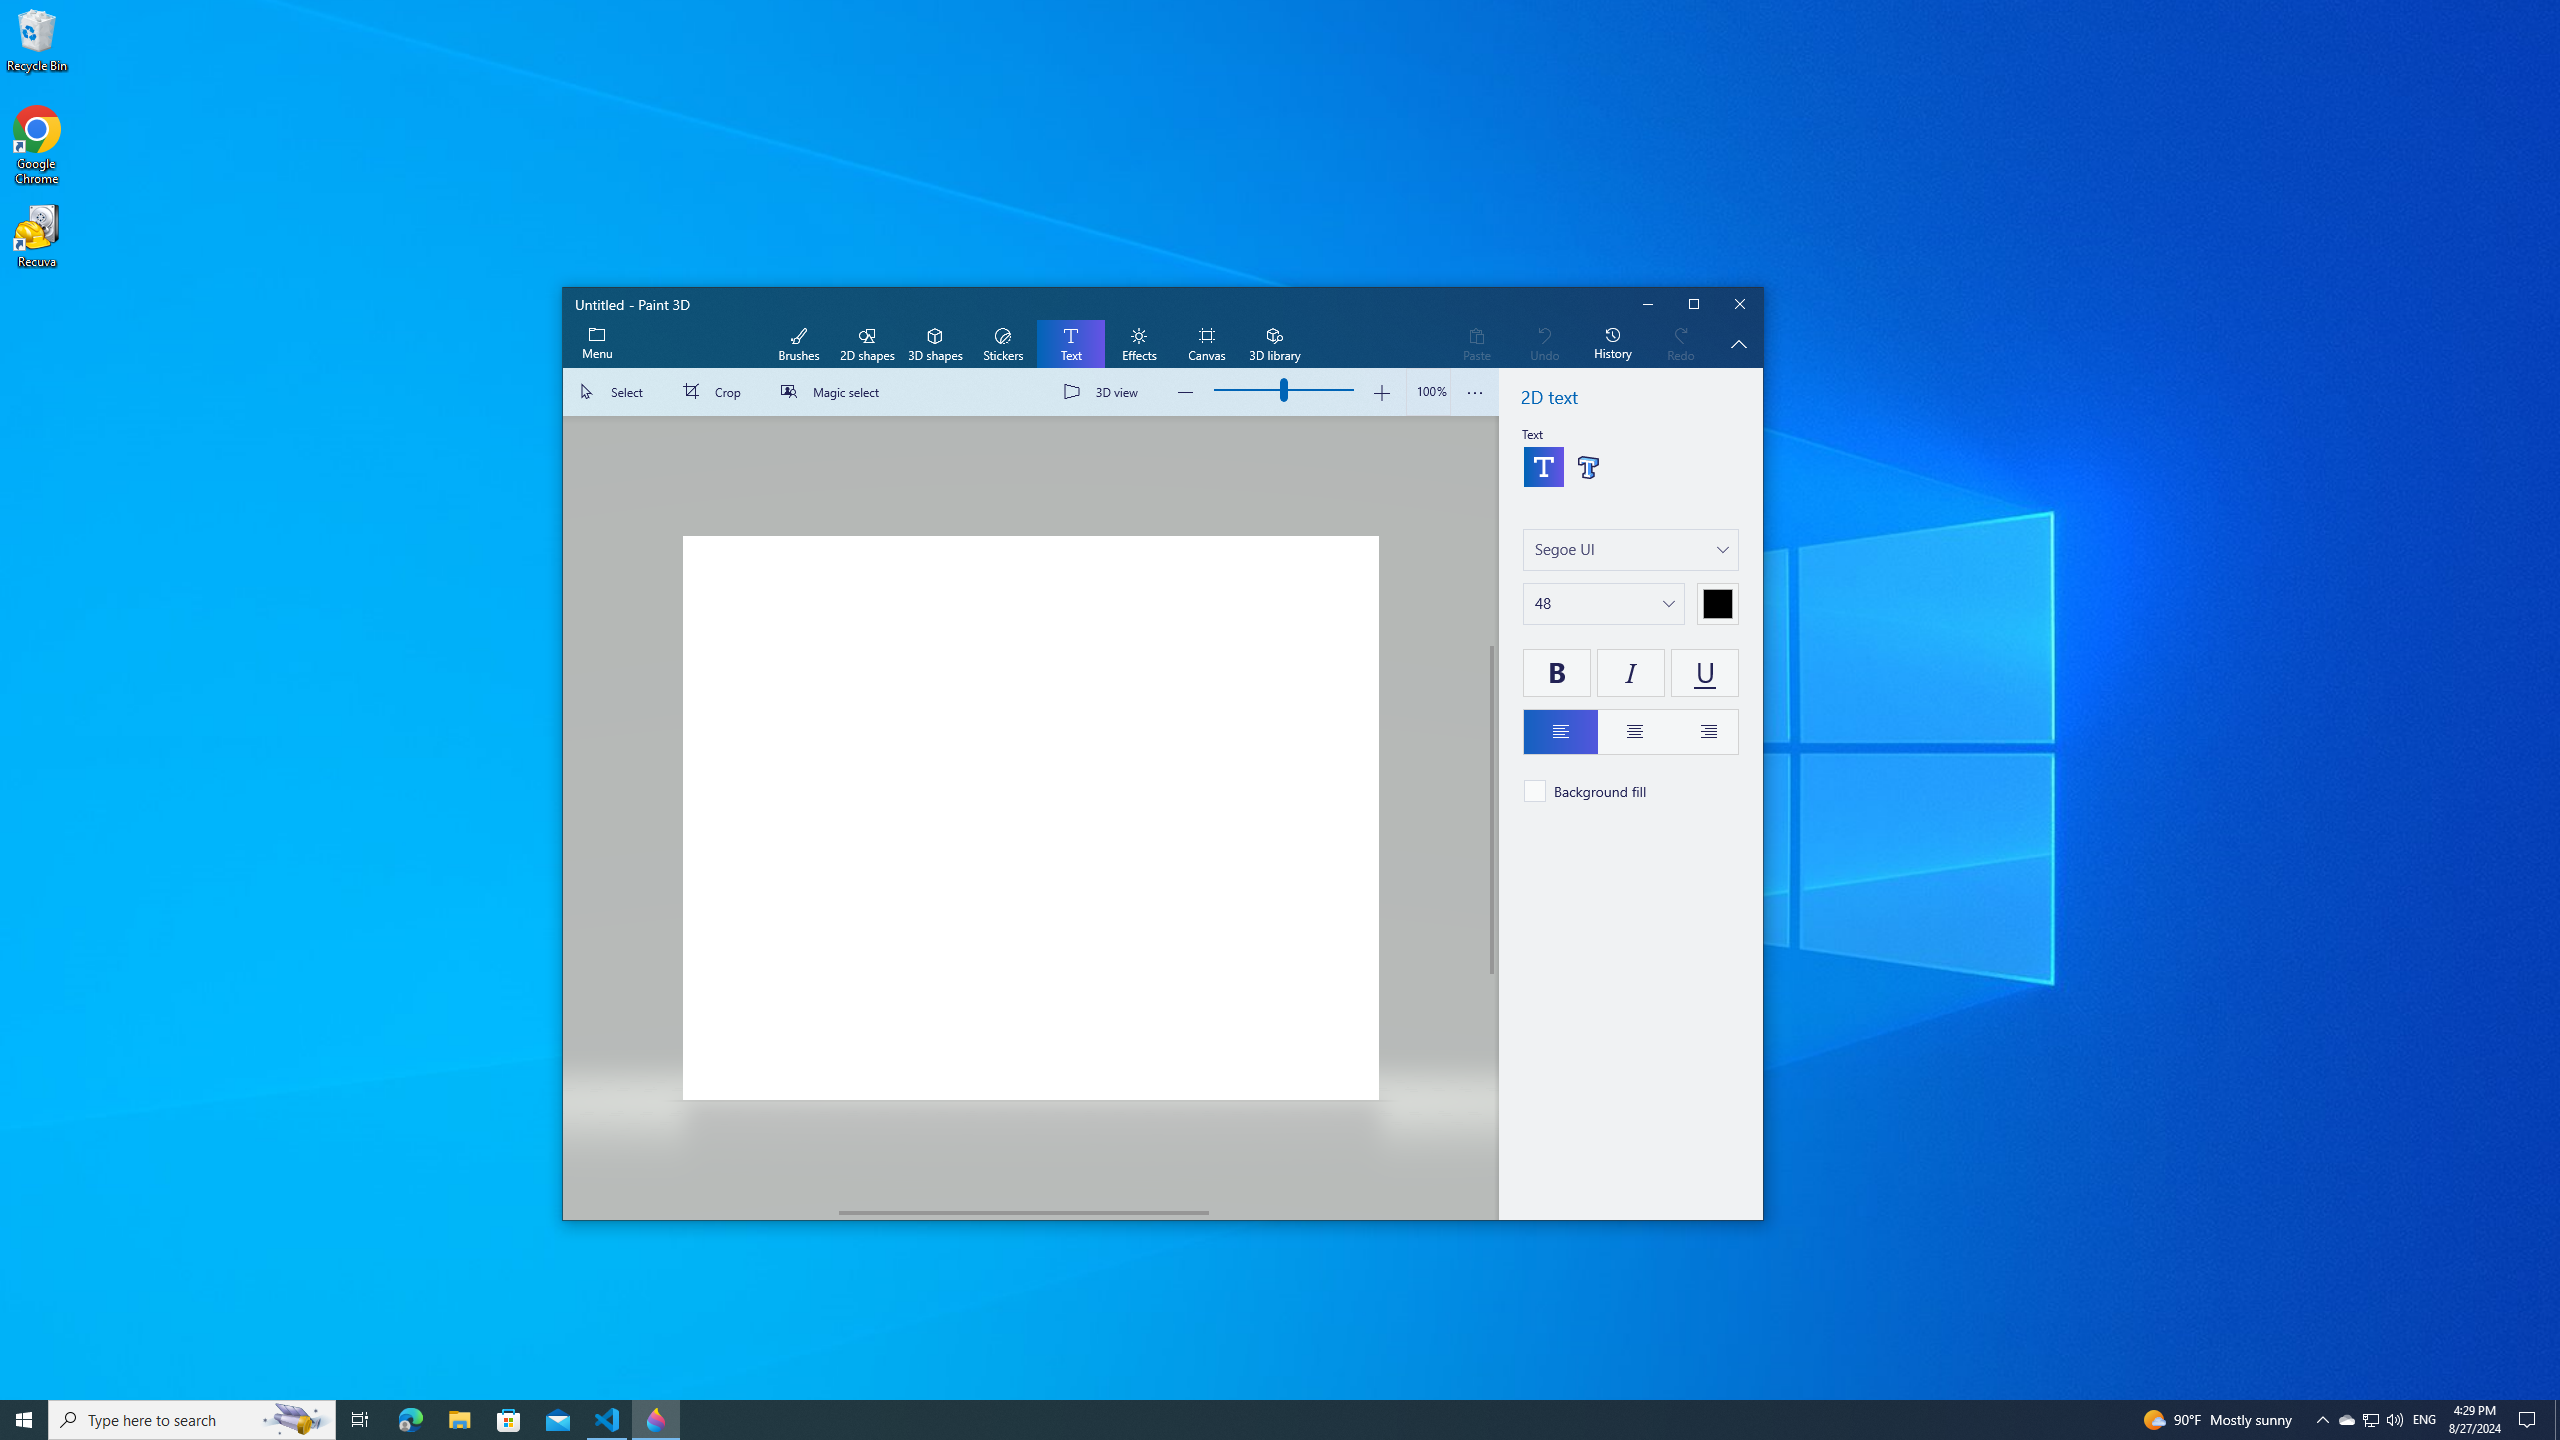 This screenshot has width=2560, height=1440. What do you see at coordinates (1716, 604) in the screenshot?
I see `'Choose a color'` at bounding box center [1716, 604].